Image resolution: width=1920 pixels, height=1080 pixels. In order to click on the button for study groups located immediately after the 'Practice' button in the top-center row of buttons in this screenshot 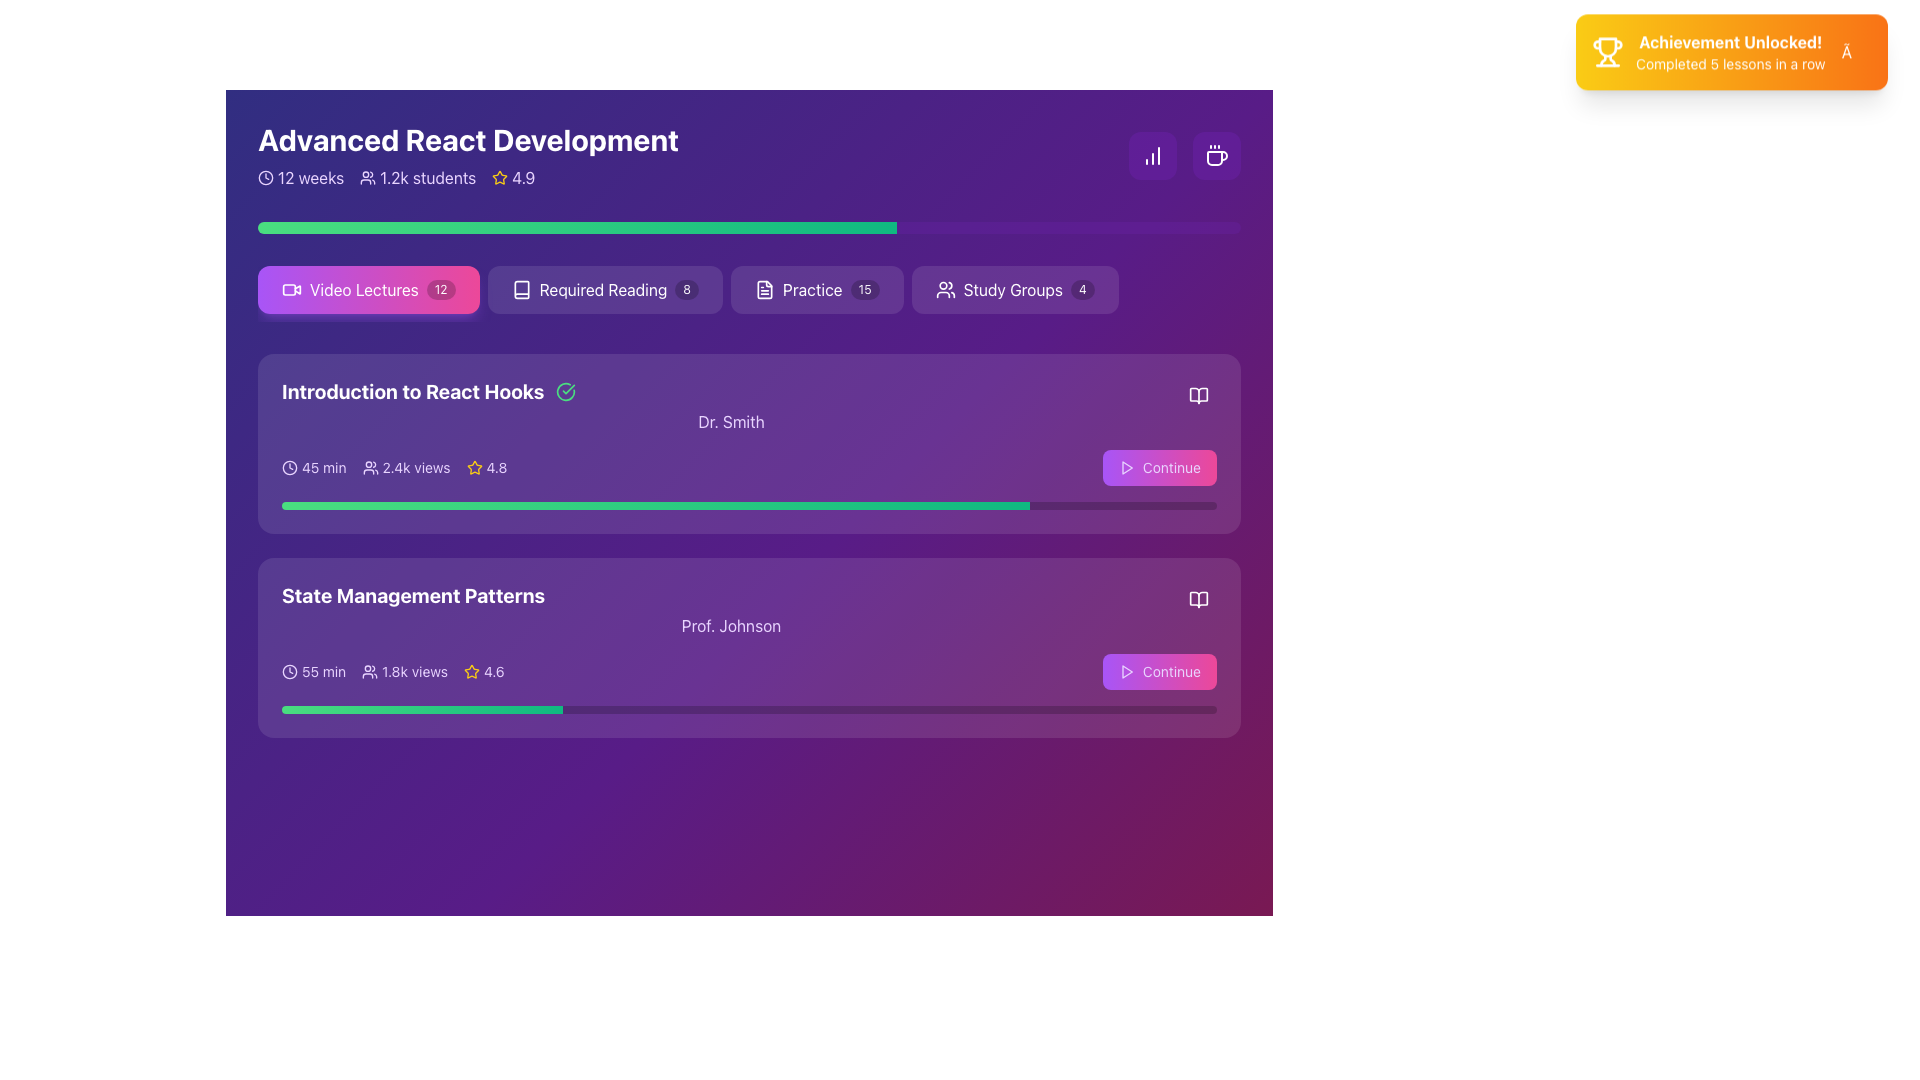, I will do `click(1015, 289)`.